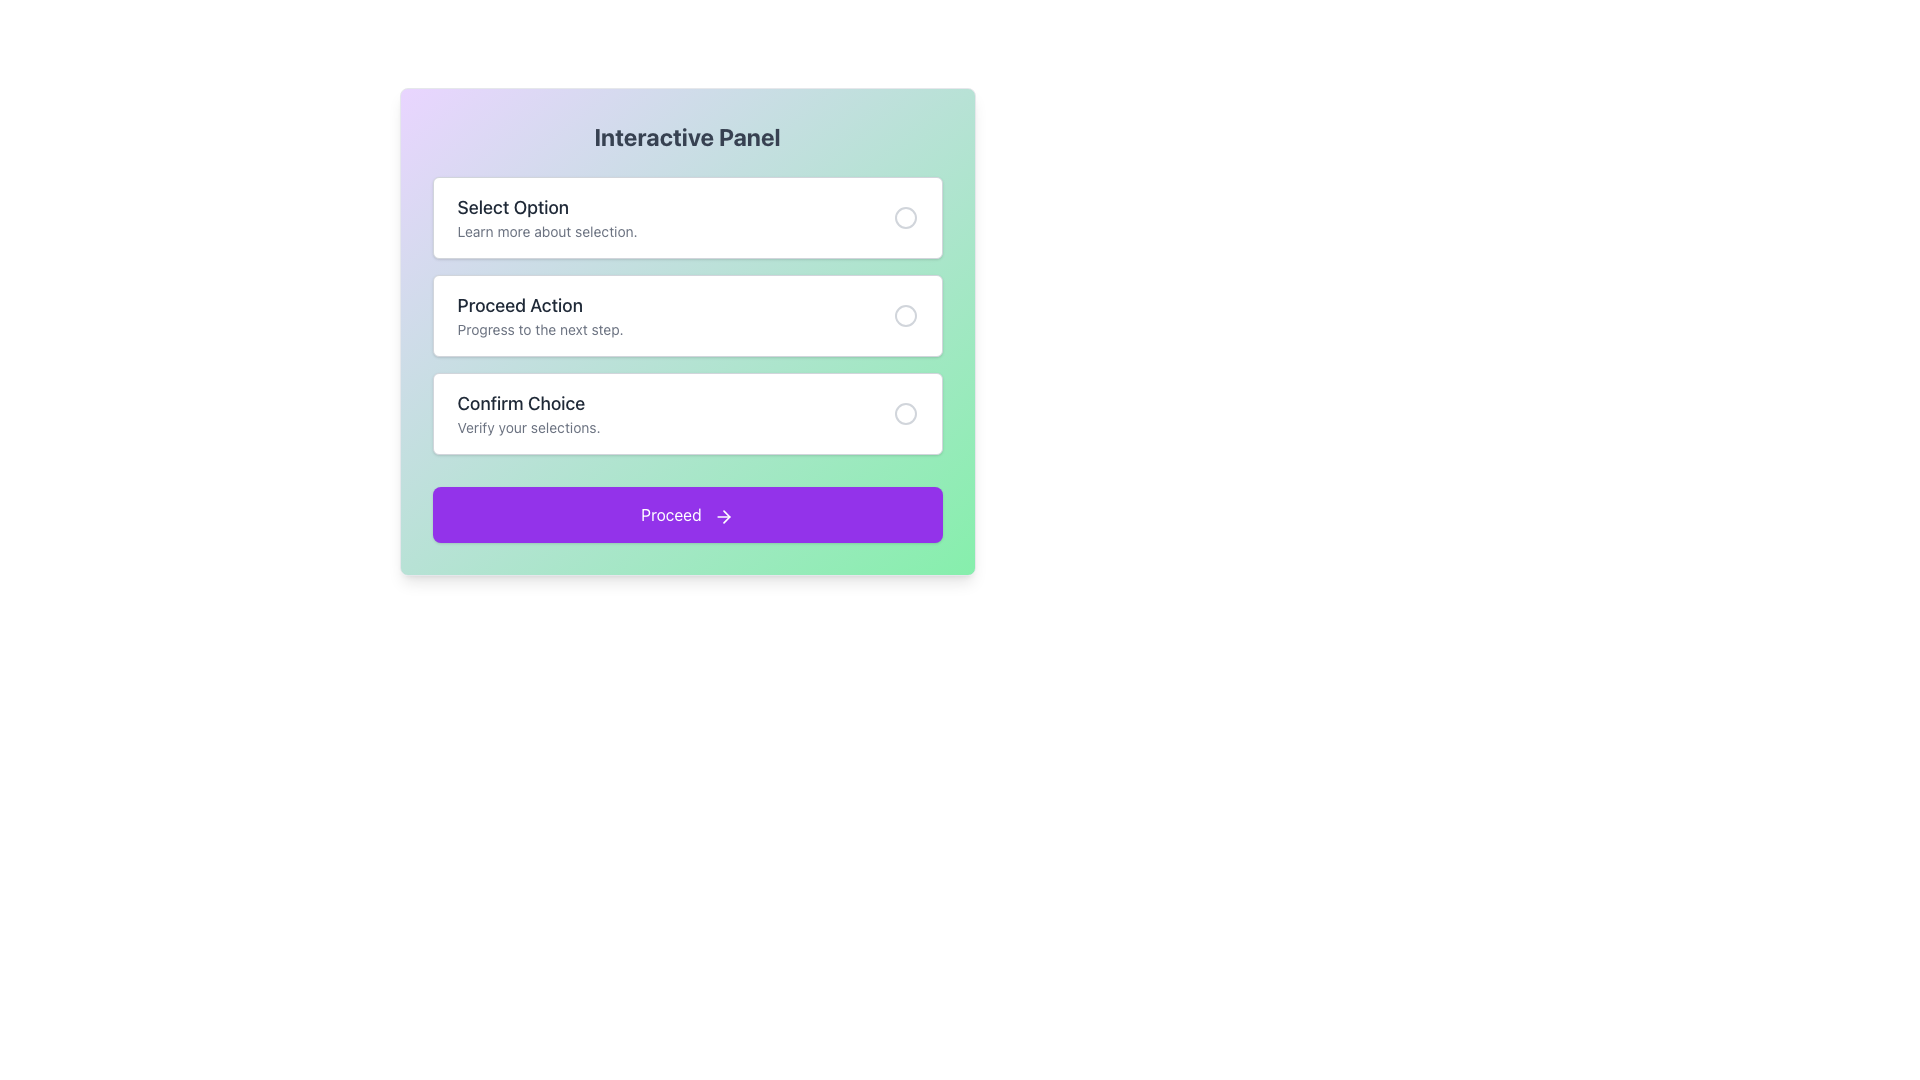  What do you see at coordinates (540, 315) in the screenshot?
I see `the second selectable list option labeled 'Proceed Action'` at bounding box center [540, 315].